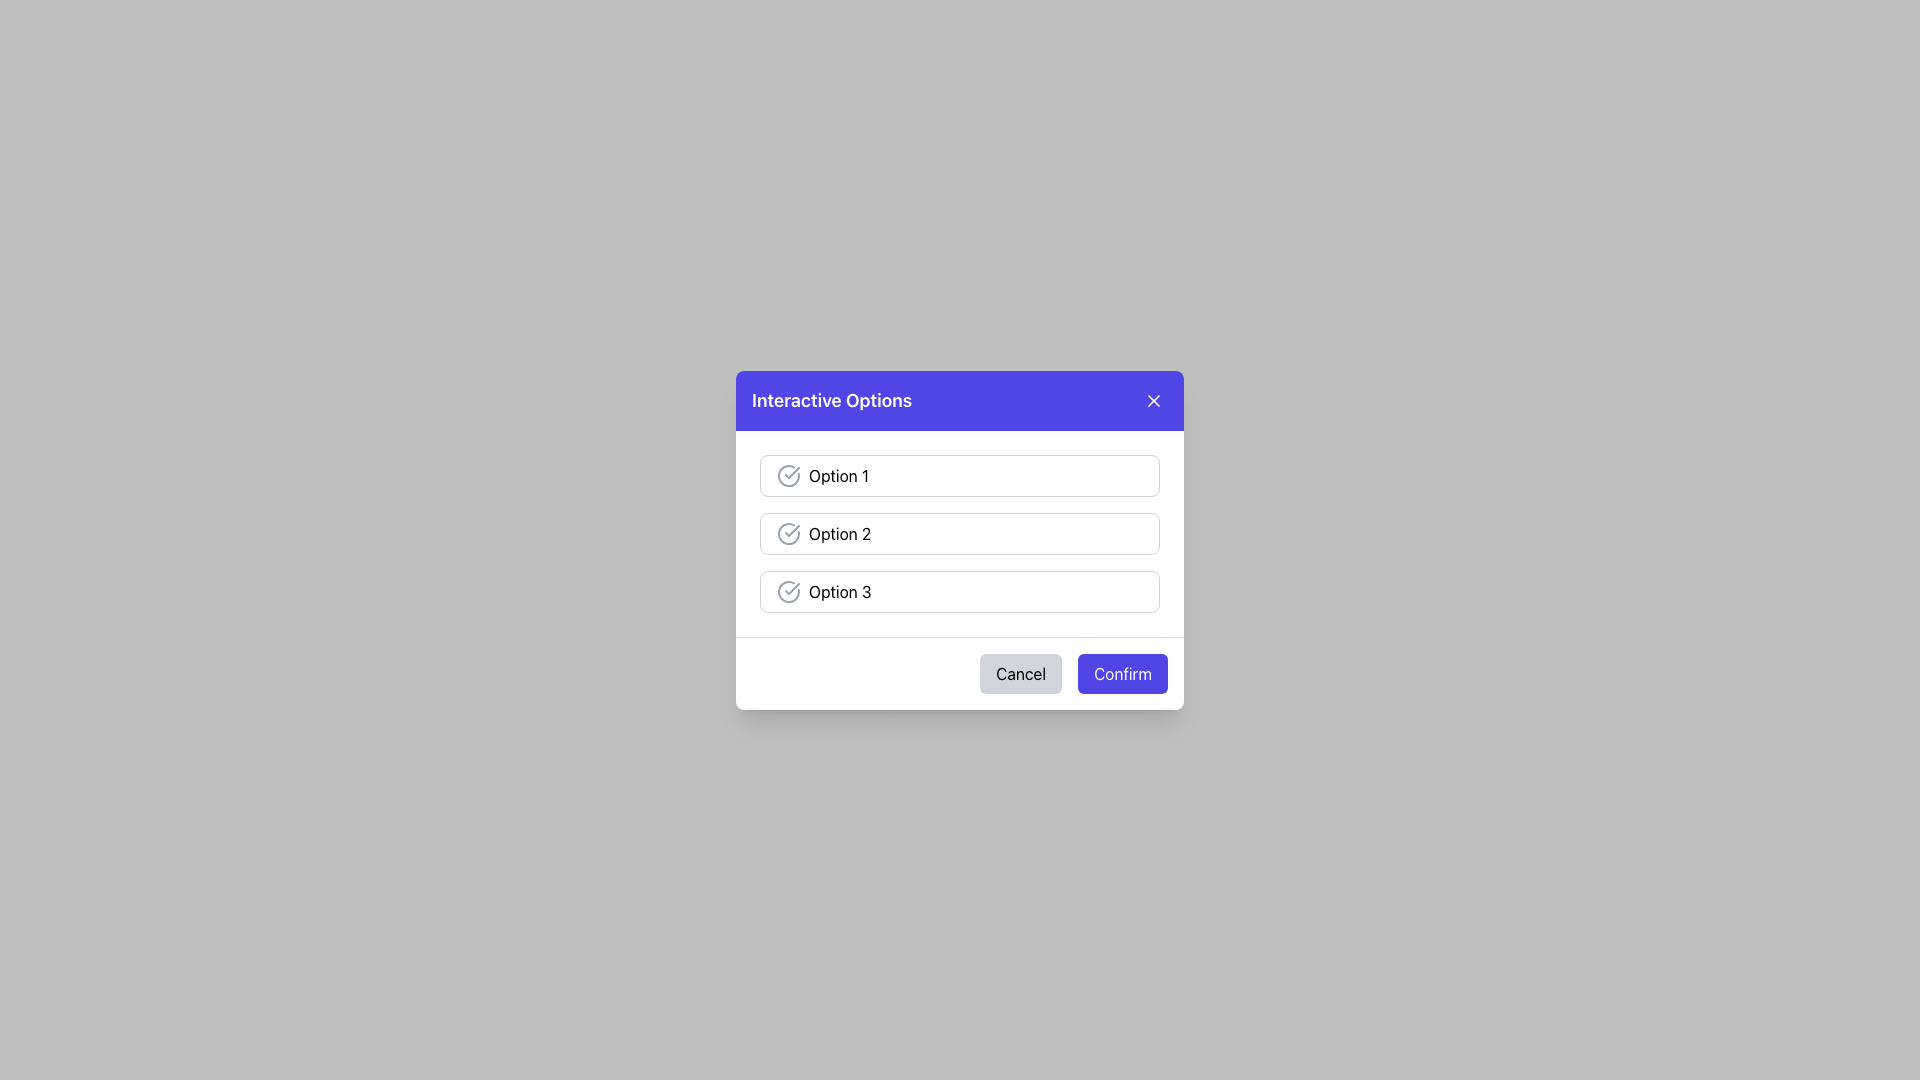 This screenshot has width=1920, height=1080. I want to click on the cancel button located at the bottom-right area of the card layout to observe a background color change, so click(1021, 673).